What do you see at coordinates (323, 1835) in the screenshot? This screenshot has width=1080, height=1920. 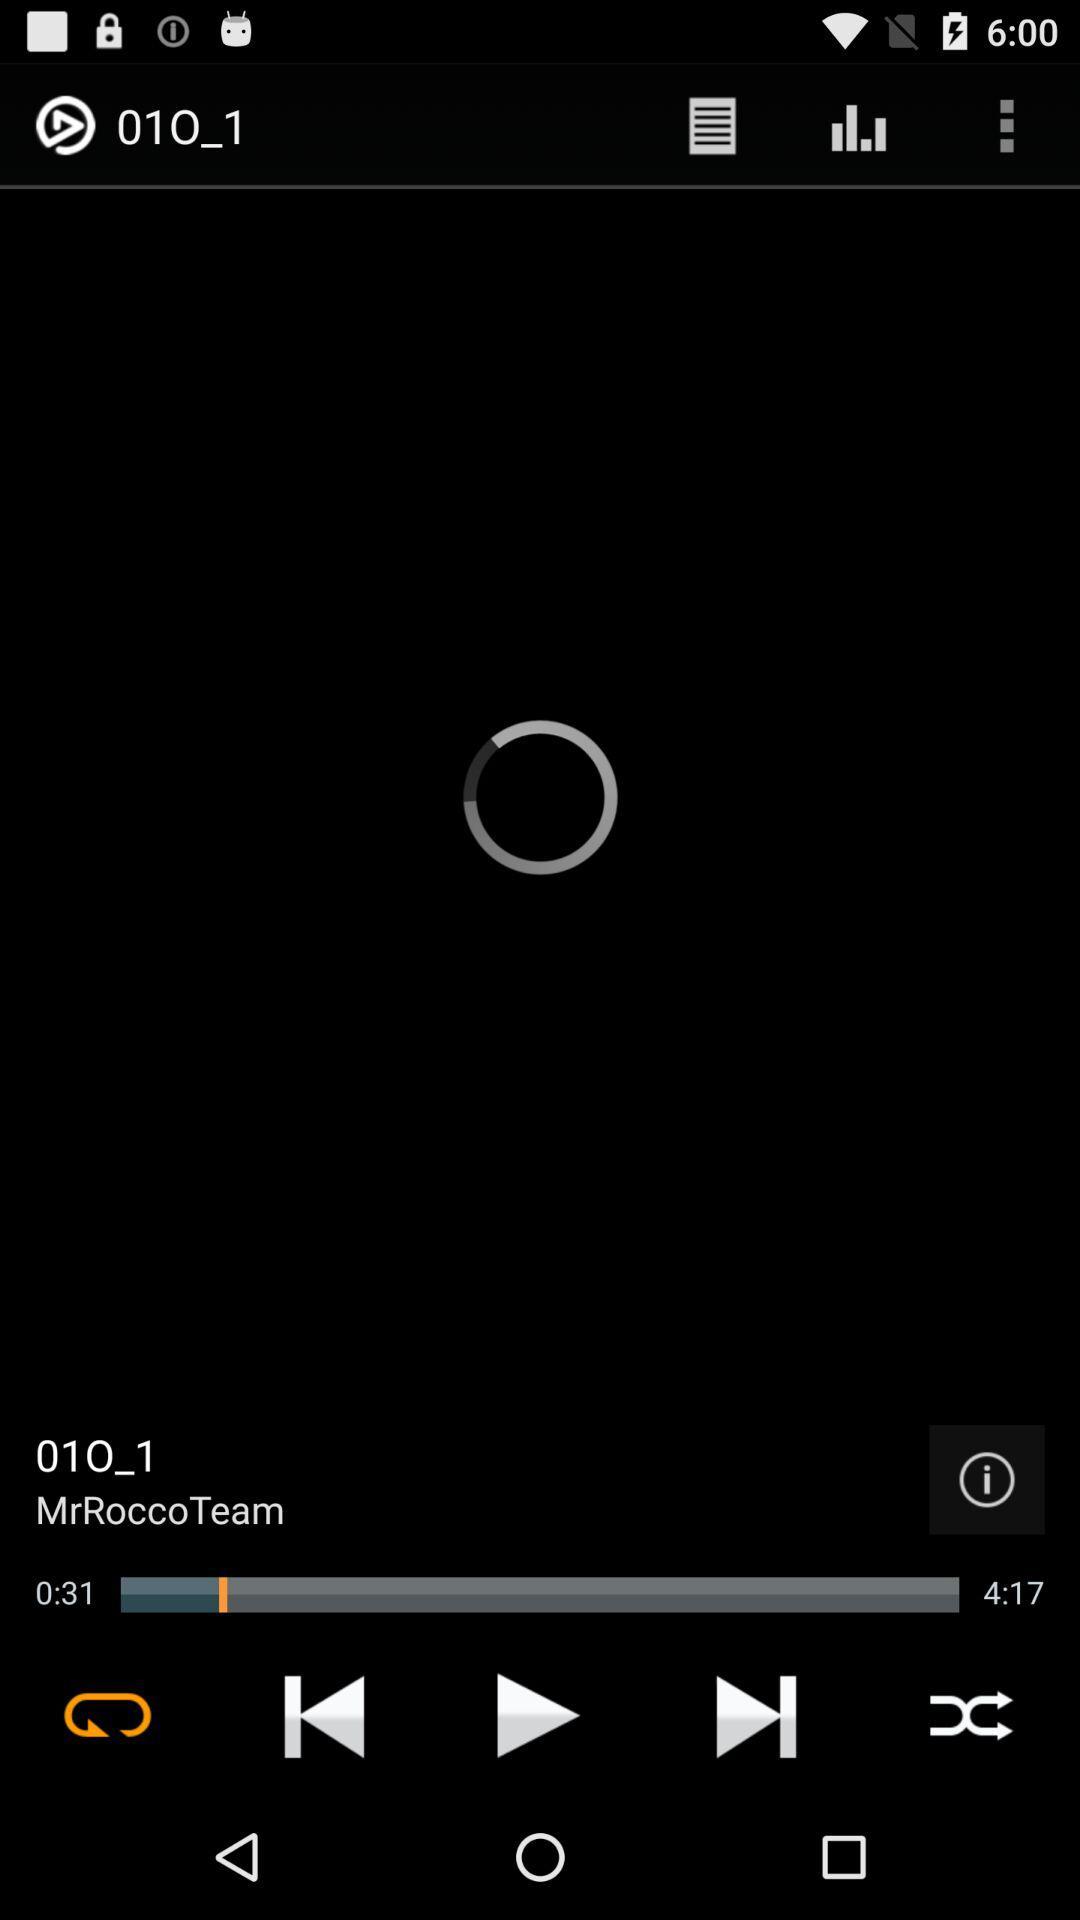 I see `the skip_previous icon` at bounding box center [323, 1835].